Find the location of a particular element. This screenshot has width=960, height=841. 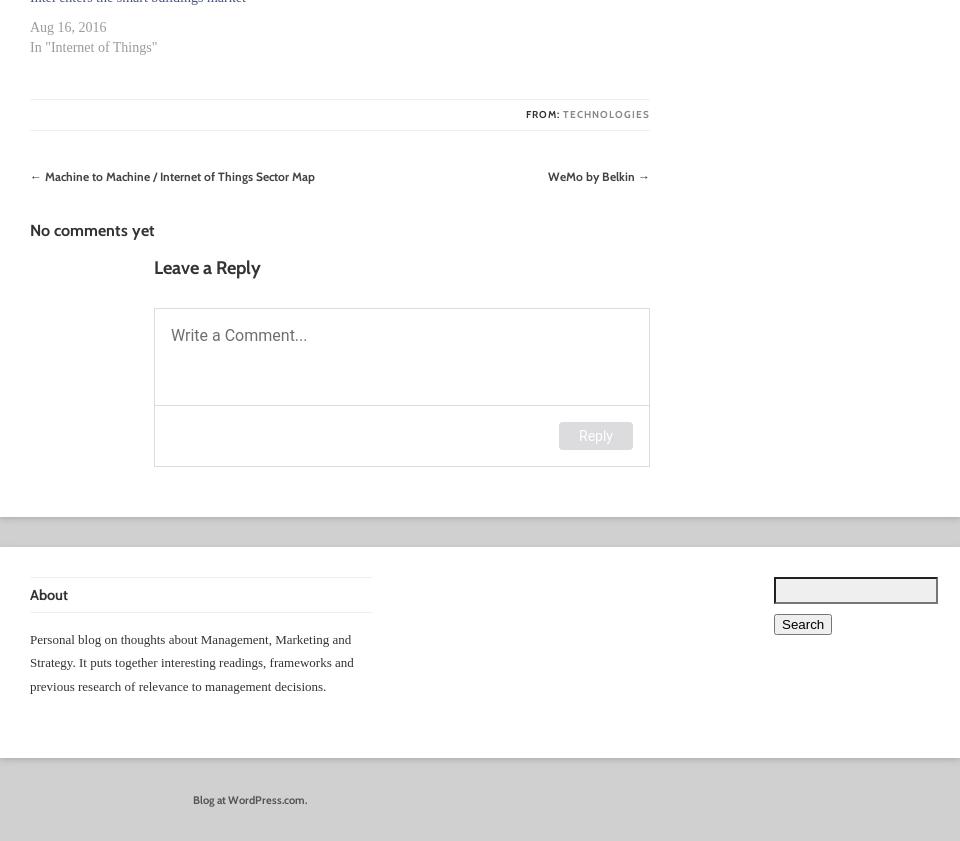

'Reply' is located at coordinates (578, 434).